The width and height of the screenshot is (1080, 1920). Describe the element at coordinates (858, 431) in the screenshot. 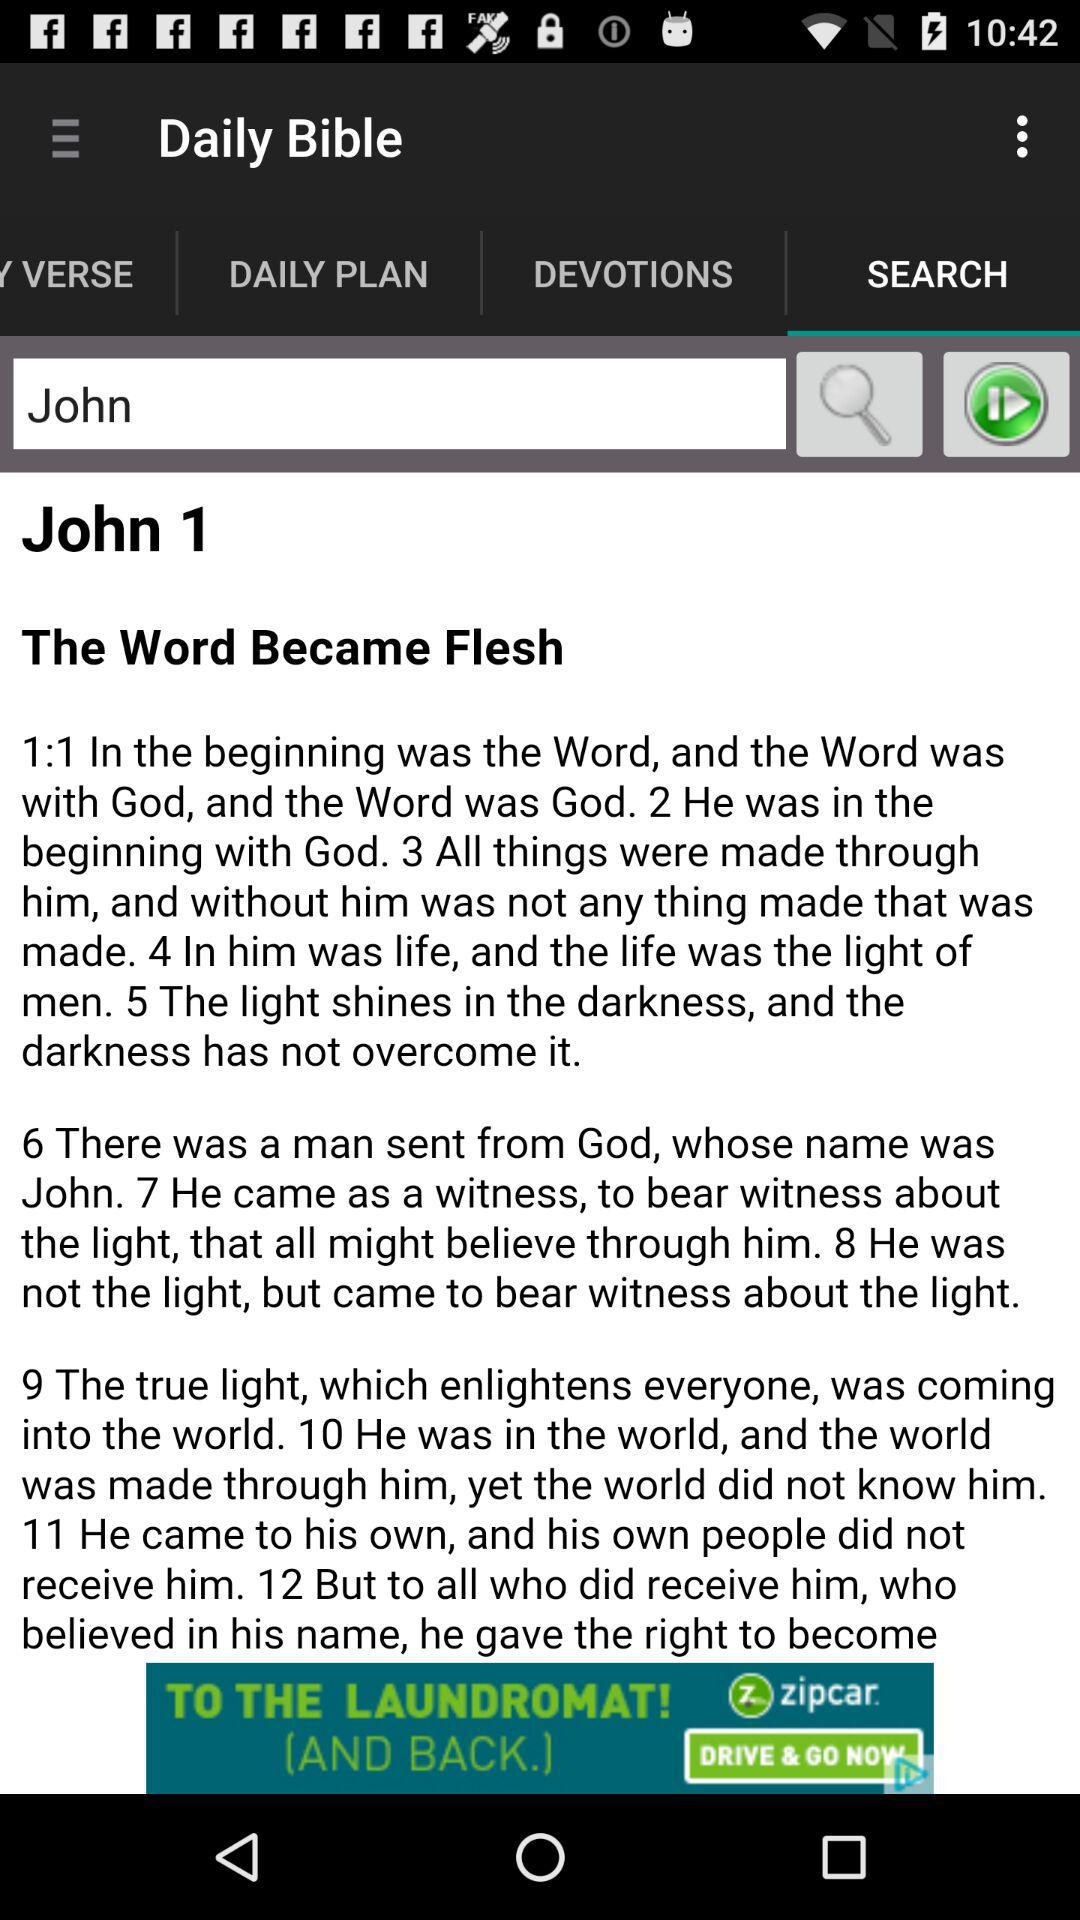

I see `the search icon` at that location.